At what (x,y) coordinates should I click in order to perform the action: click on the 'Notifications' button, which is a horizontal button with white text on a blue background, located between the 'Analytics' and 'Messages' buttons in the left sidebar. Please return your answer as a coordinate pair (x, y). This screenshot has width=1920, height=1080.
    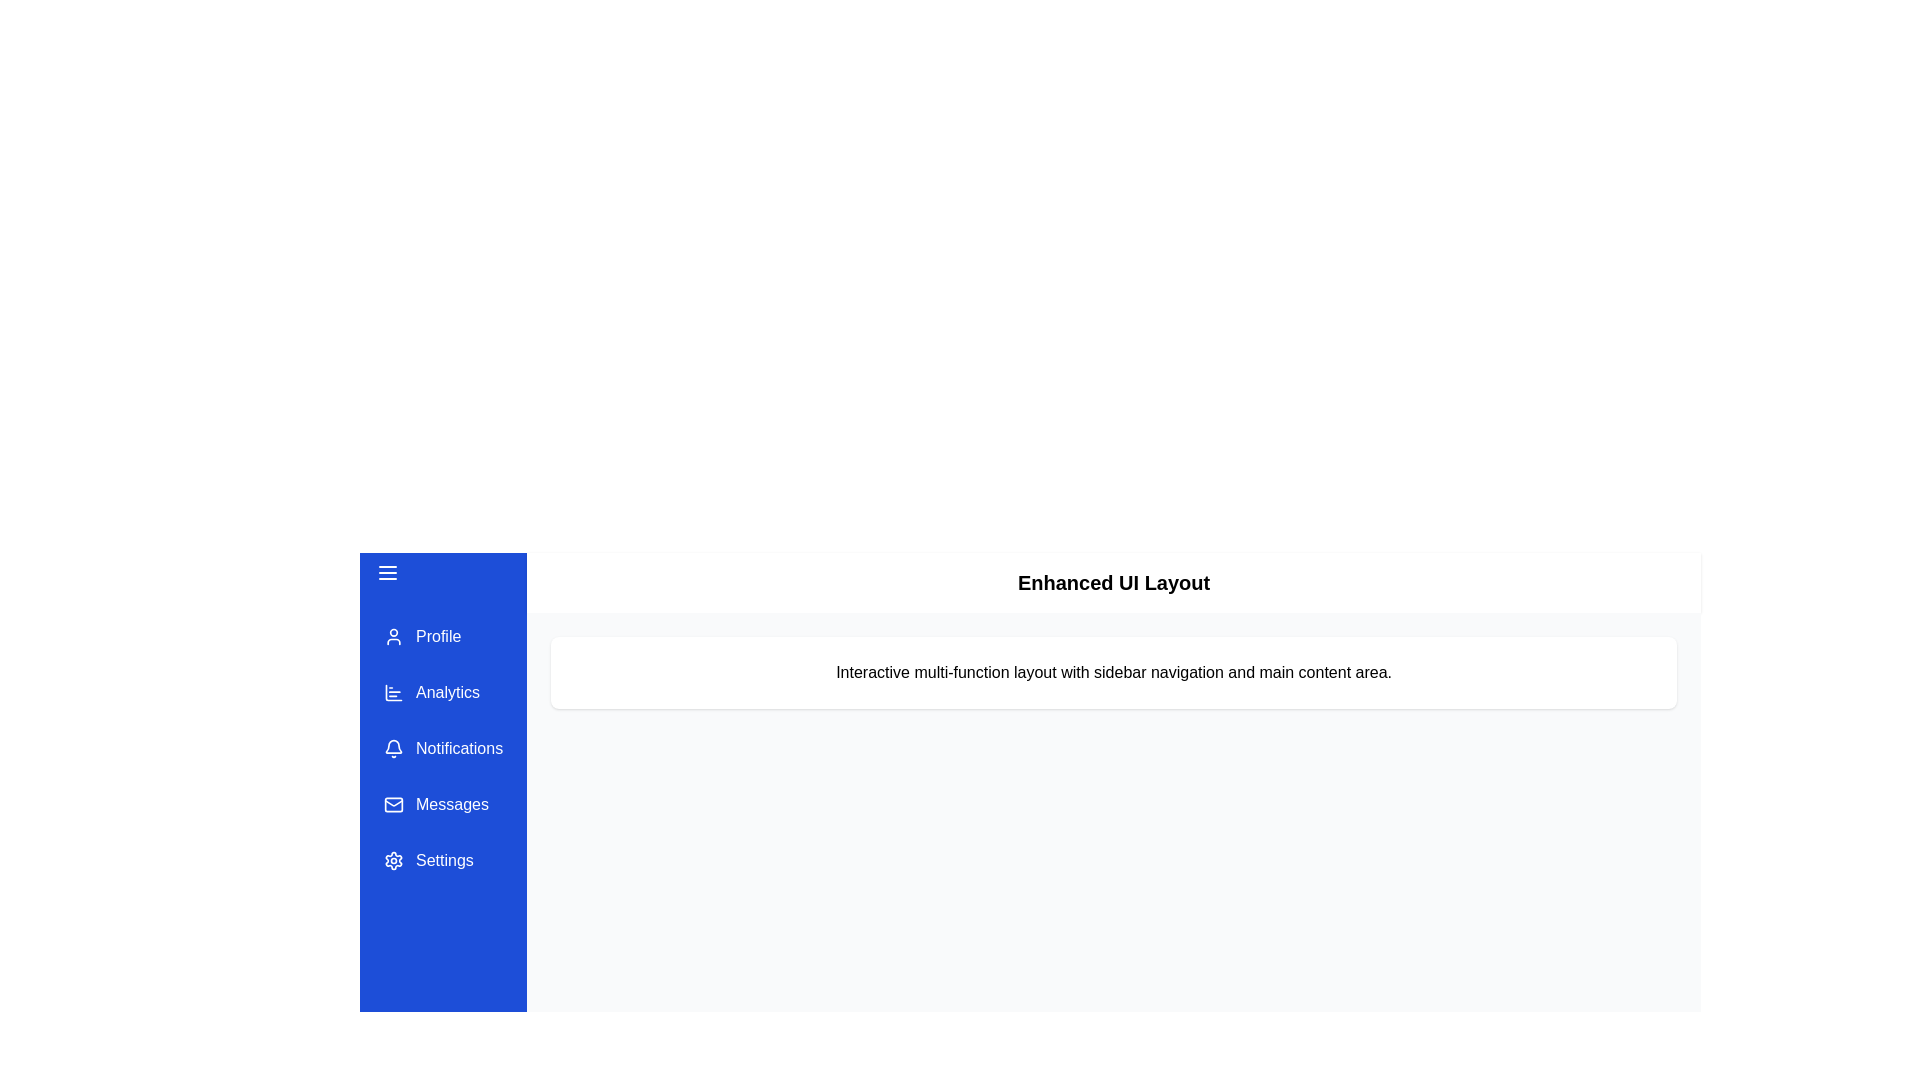
    Looking at the image, I should click on (442, 748).